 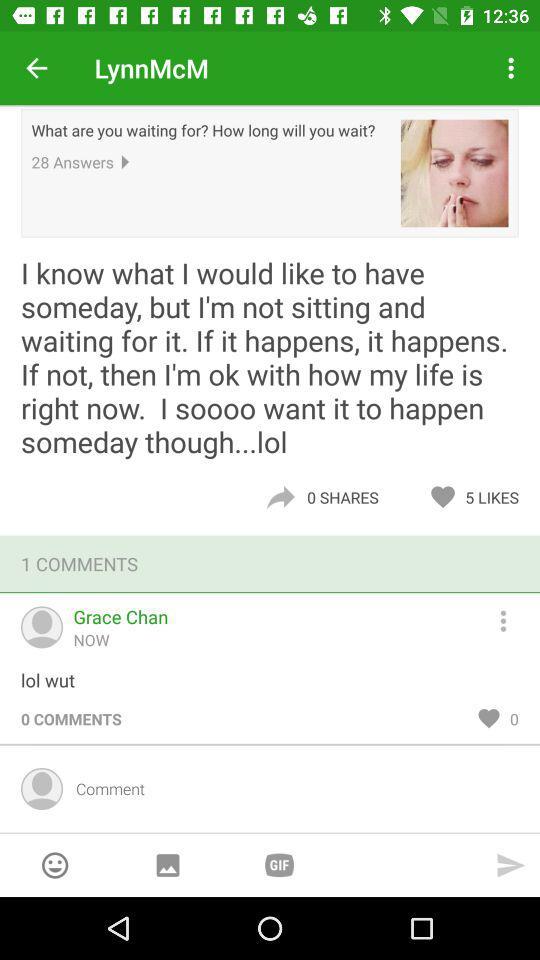 I want to click on hamburger button, so click(x=512, y=617).